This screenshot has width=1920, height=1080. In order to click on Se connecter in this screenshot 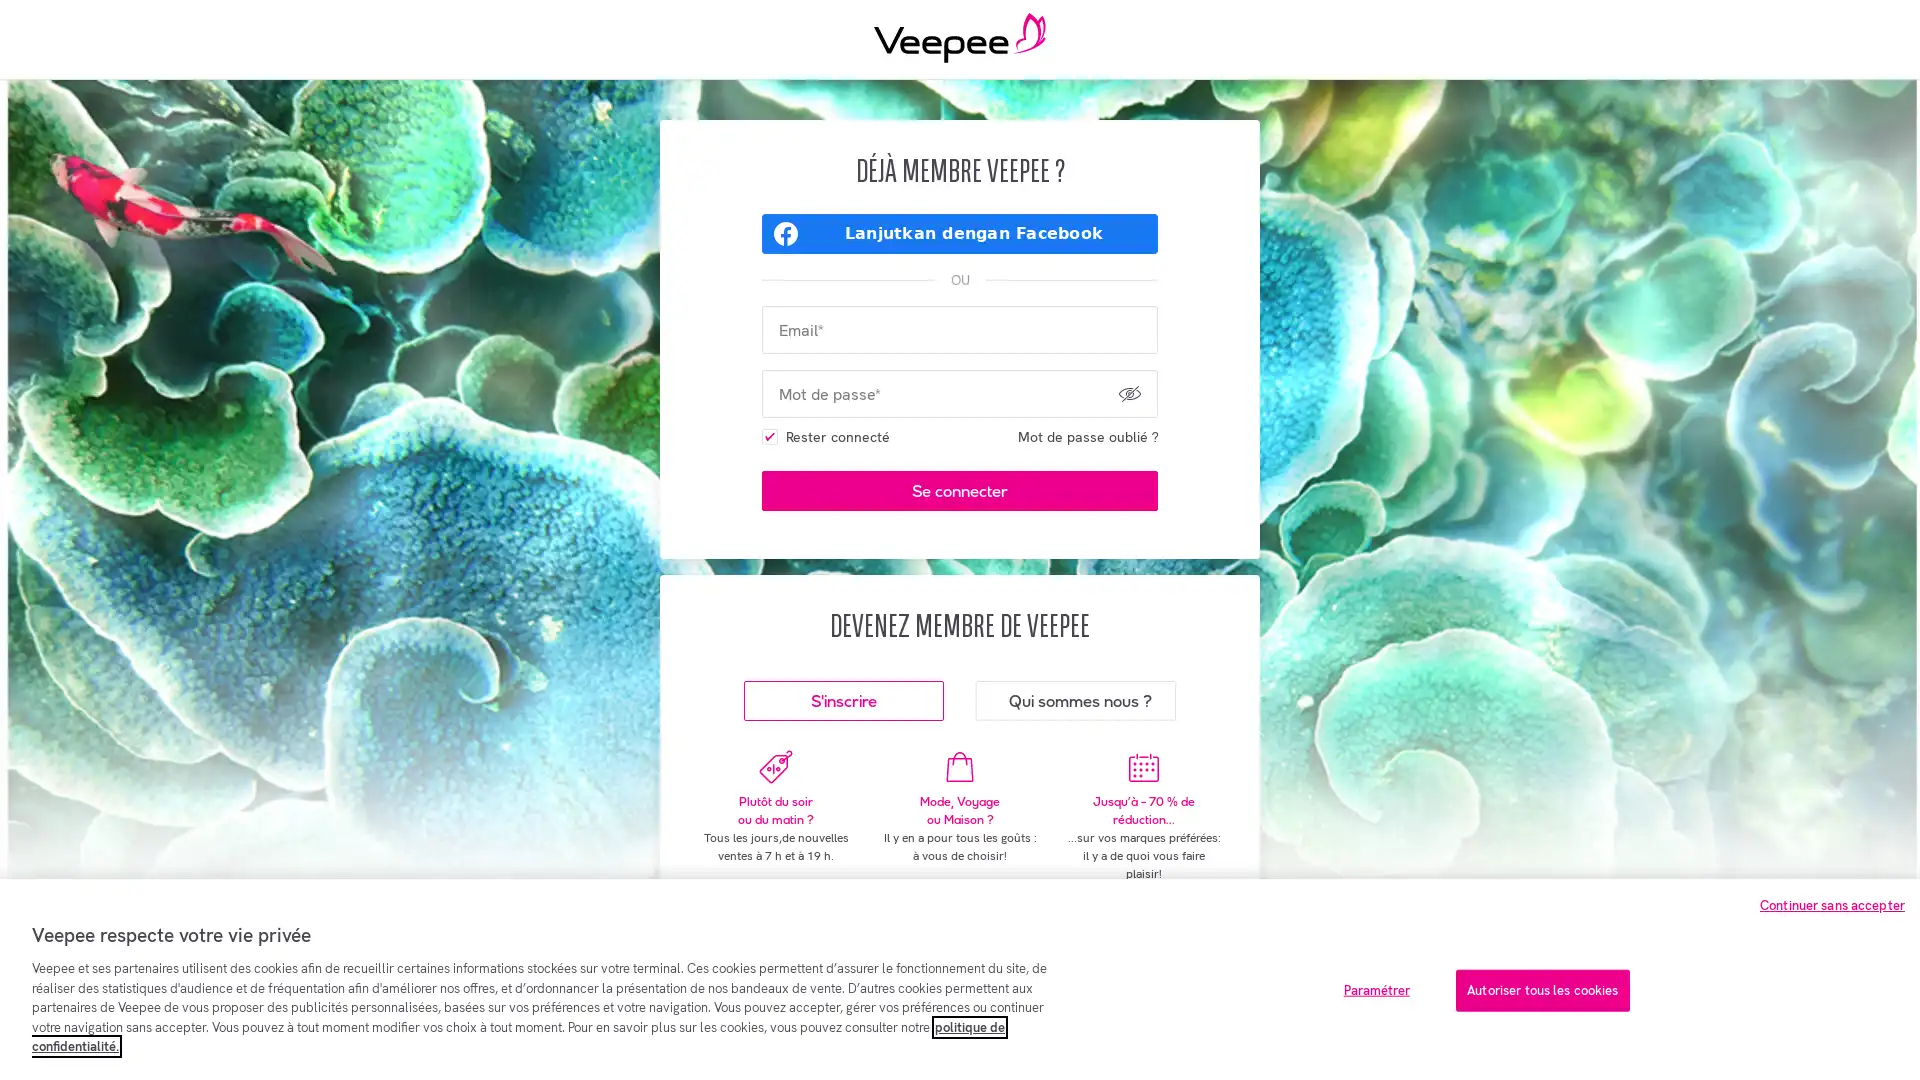, I will do `click(960, 490)`.